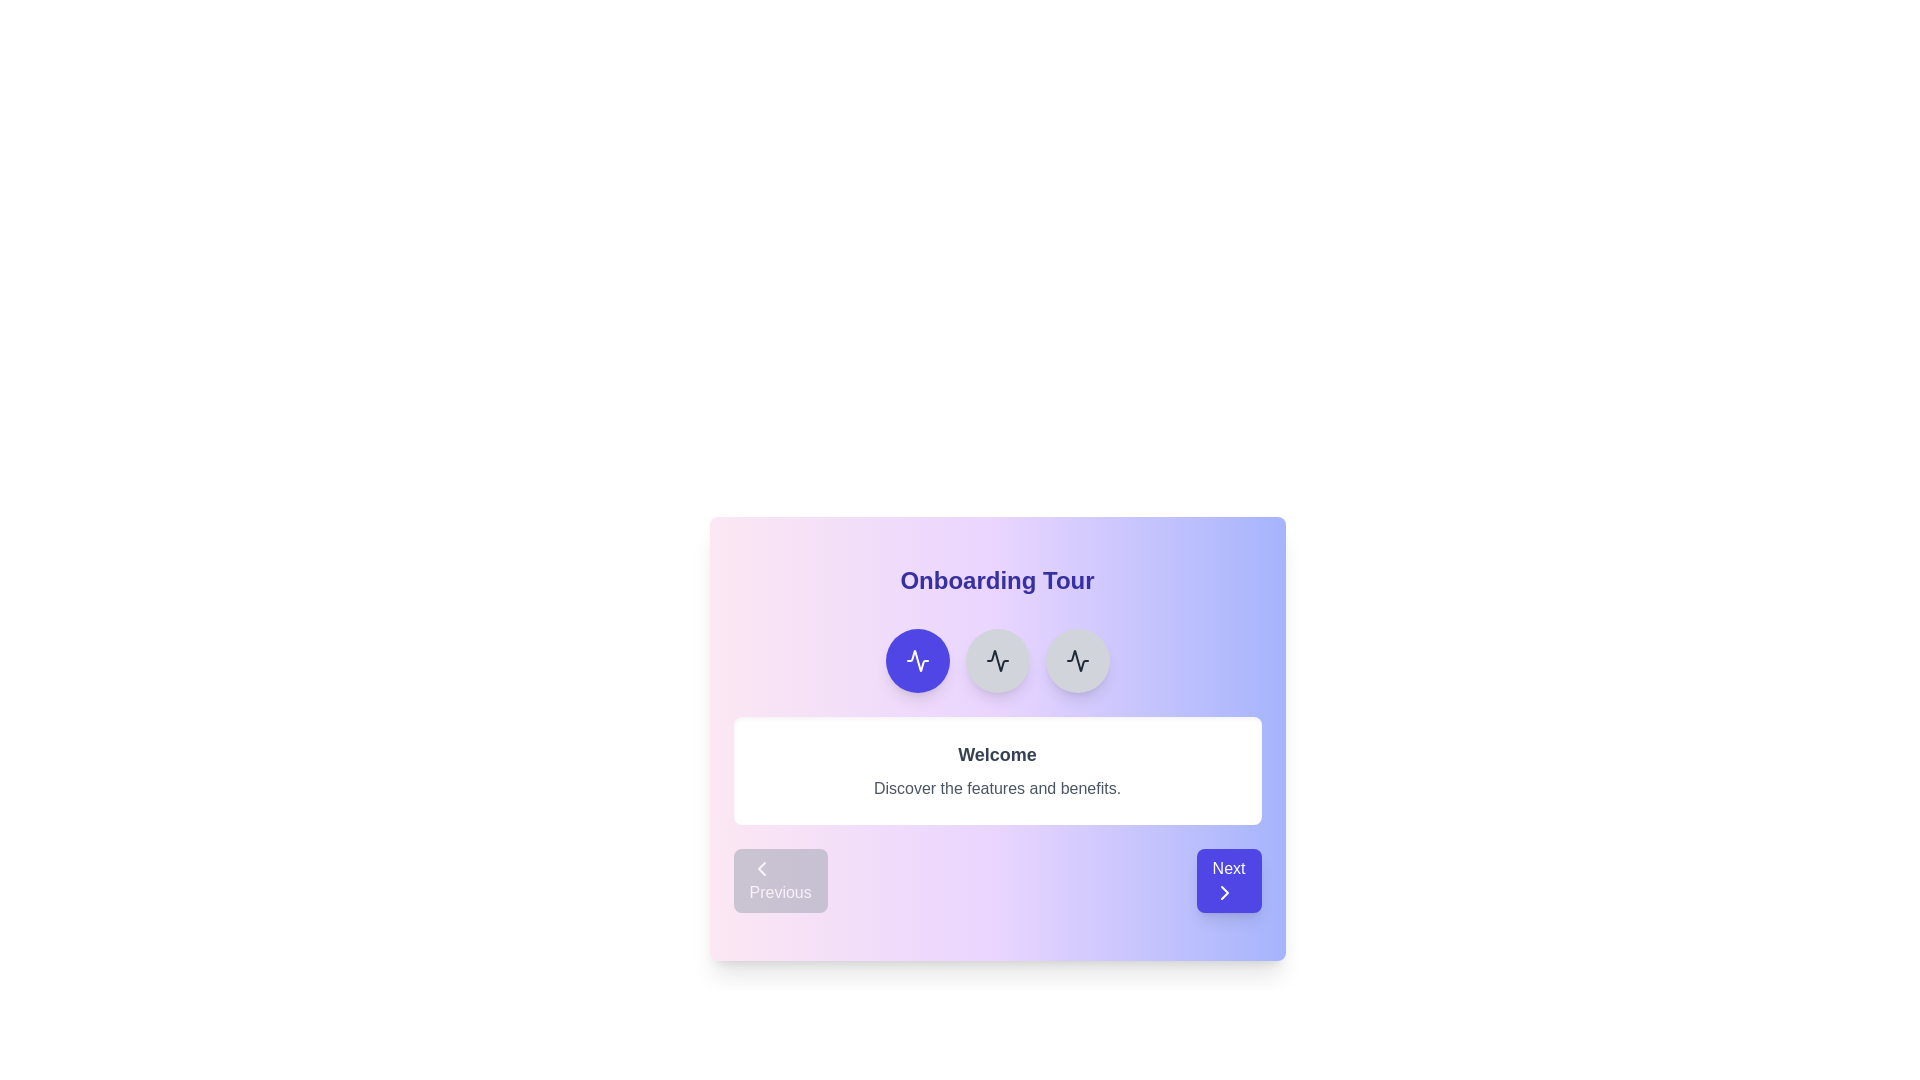 The width and height of the screenshot is (1920, 1080). What do you see at coordinates (1076, 660) in the screenshot?
I see `the circular button with a gray background and a black wave-like icon, which is the rightmost button in a horizontal group of three buttons located under the 'Onboarding Tour' title and above the 'Welcome' text` at bounding box center [1076, 660].